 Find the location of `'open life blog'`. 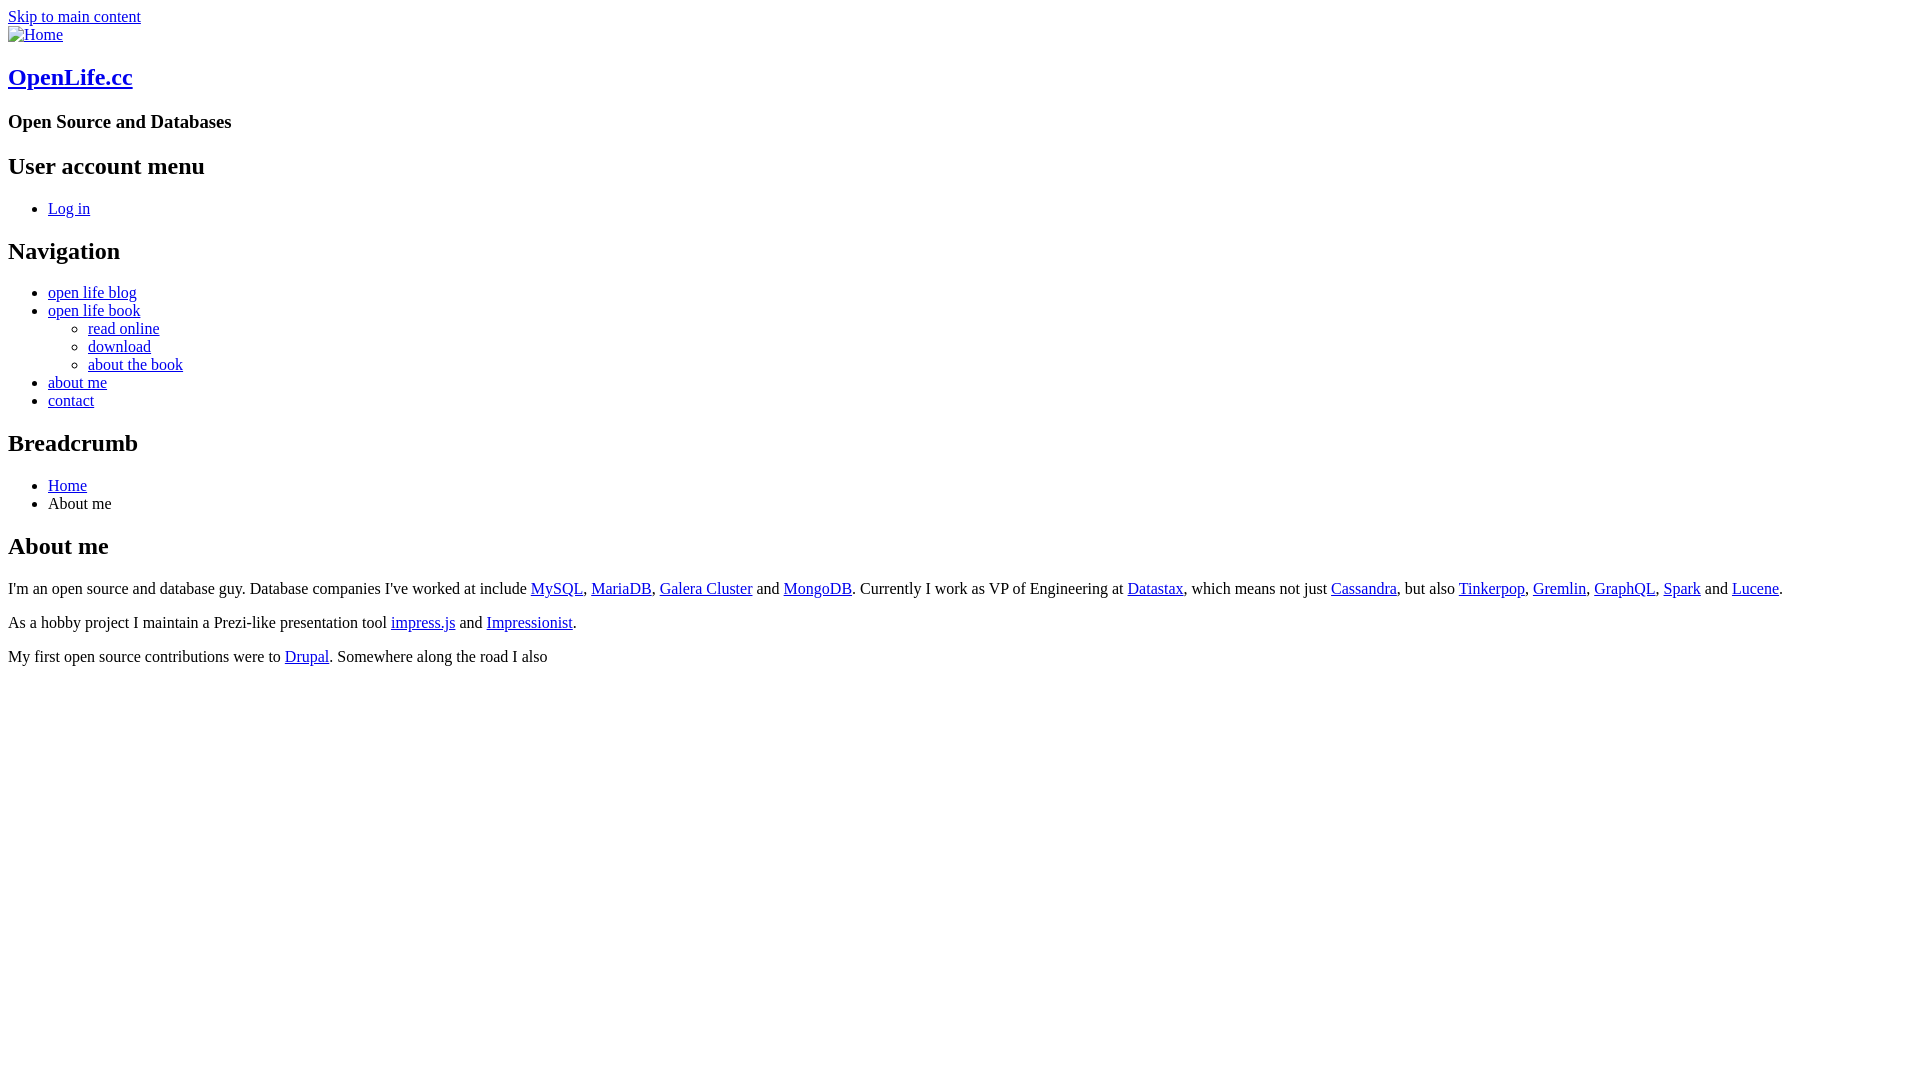

'open life blog' is located at coordinates (91, 292).